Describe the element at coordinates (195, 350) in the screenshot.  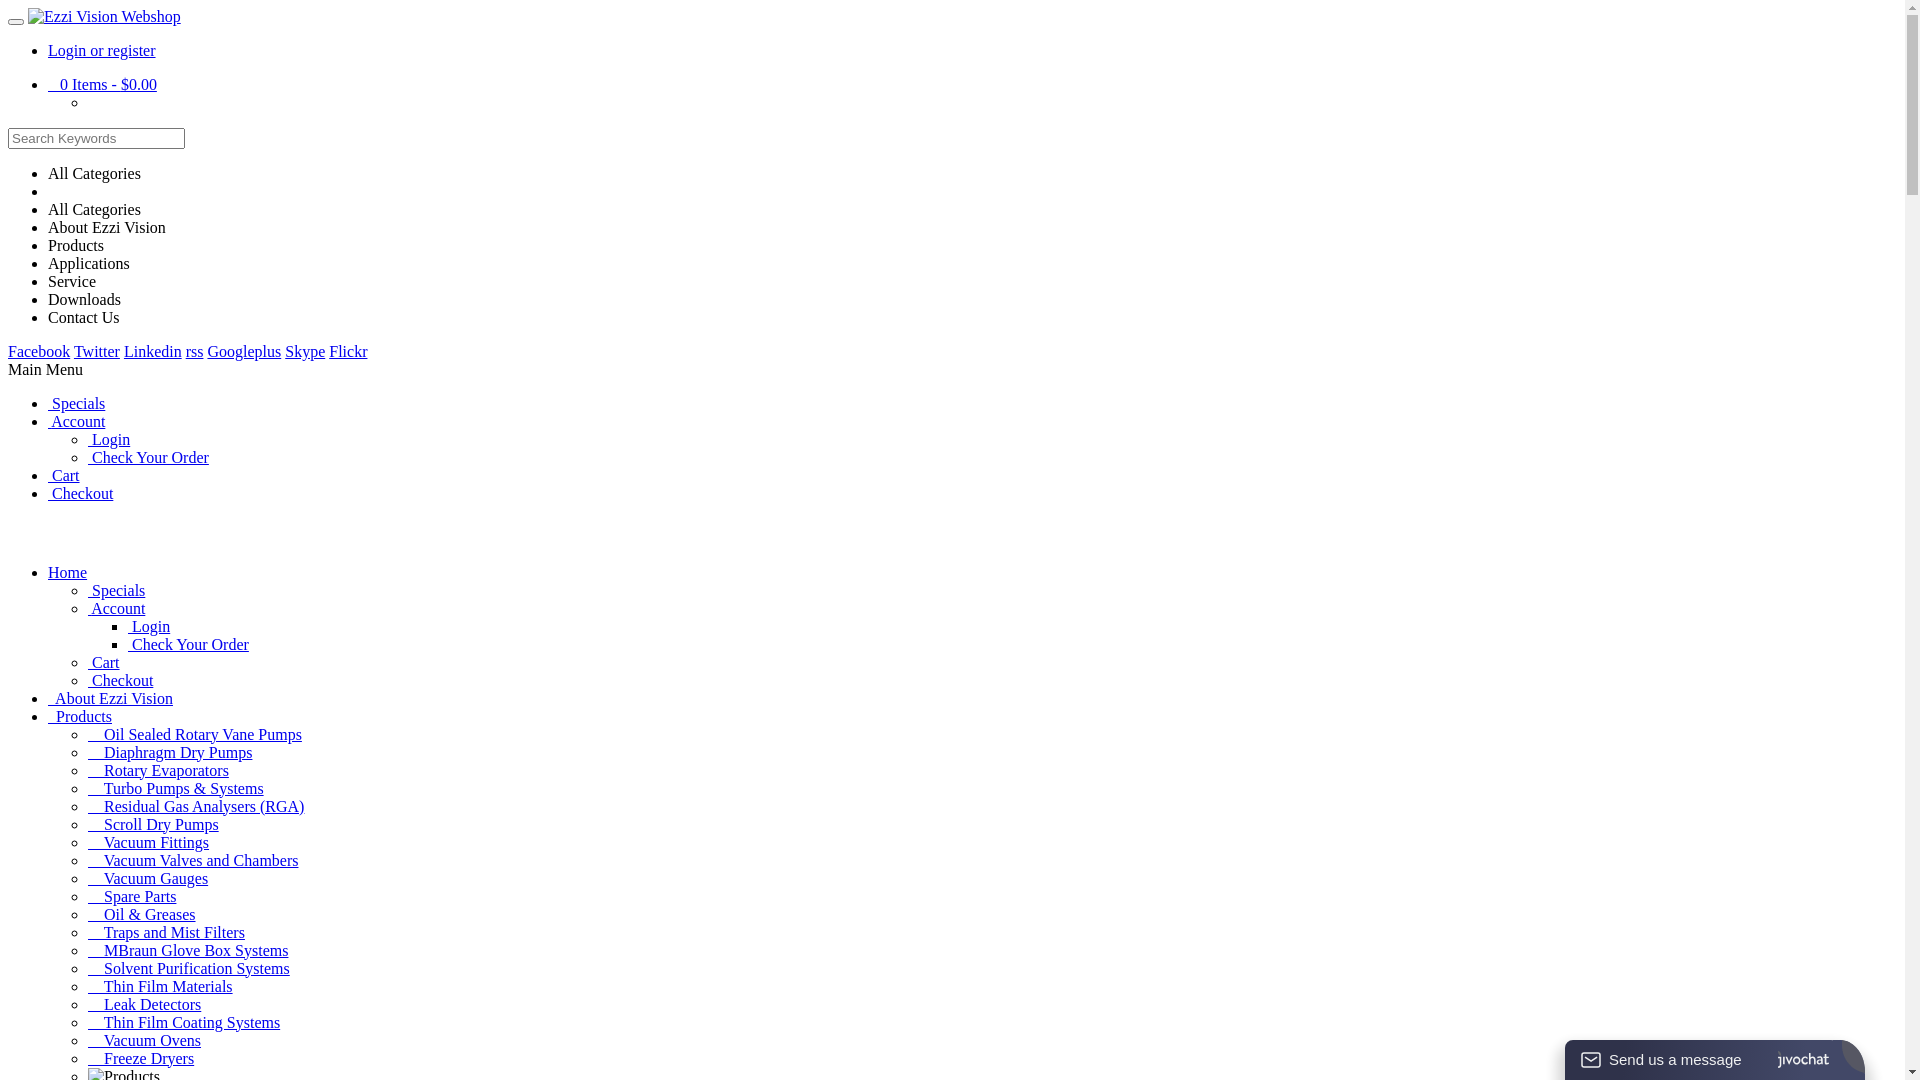
I see `'rss'` at that location.